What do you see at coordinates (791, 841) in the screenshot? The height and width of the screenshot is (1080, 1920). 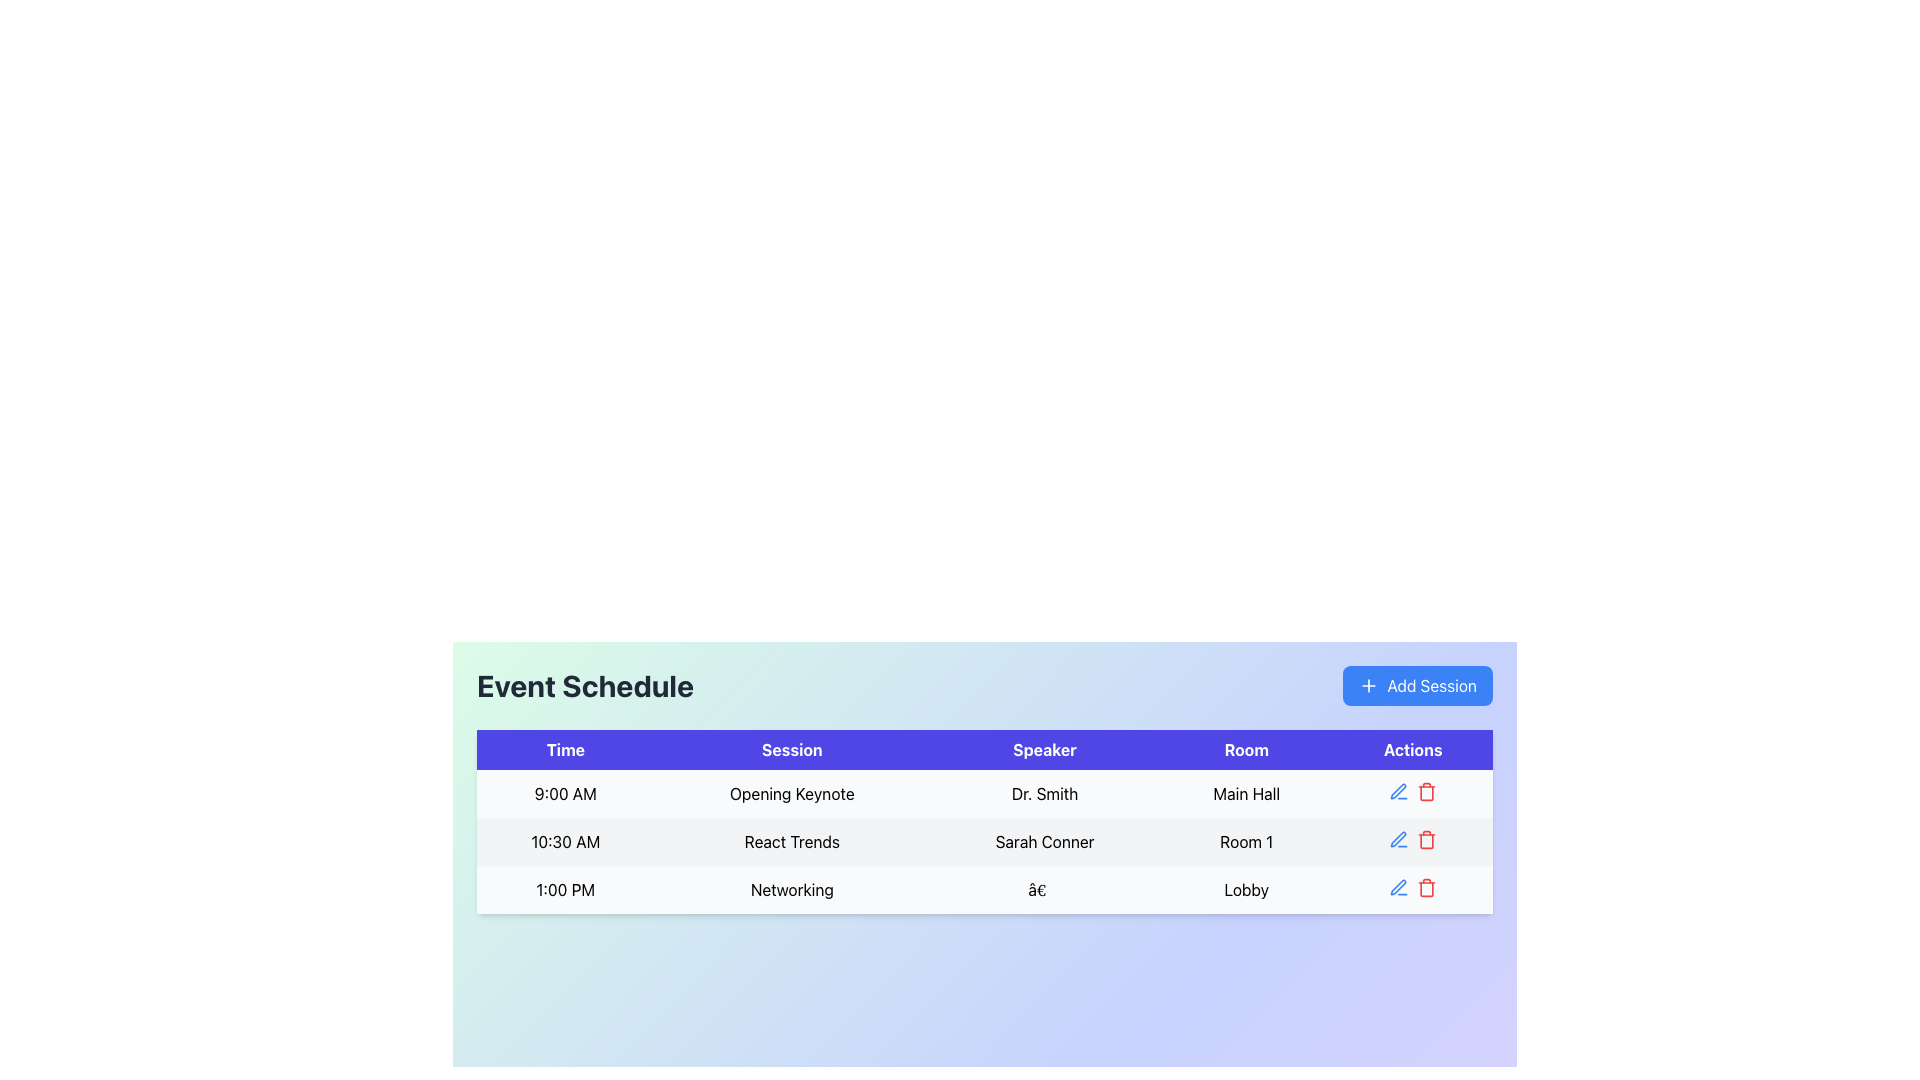 I see `the non-interactive text label indicating the title of the session in the second cell of the 'Session' column, aligned with the '10:30 AM' time slot and below 'Opening Keynote'` at bounding box center [791, 841].